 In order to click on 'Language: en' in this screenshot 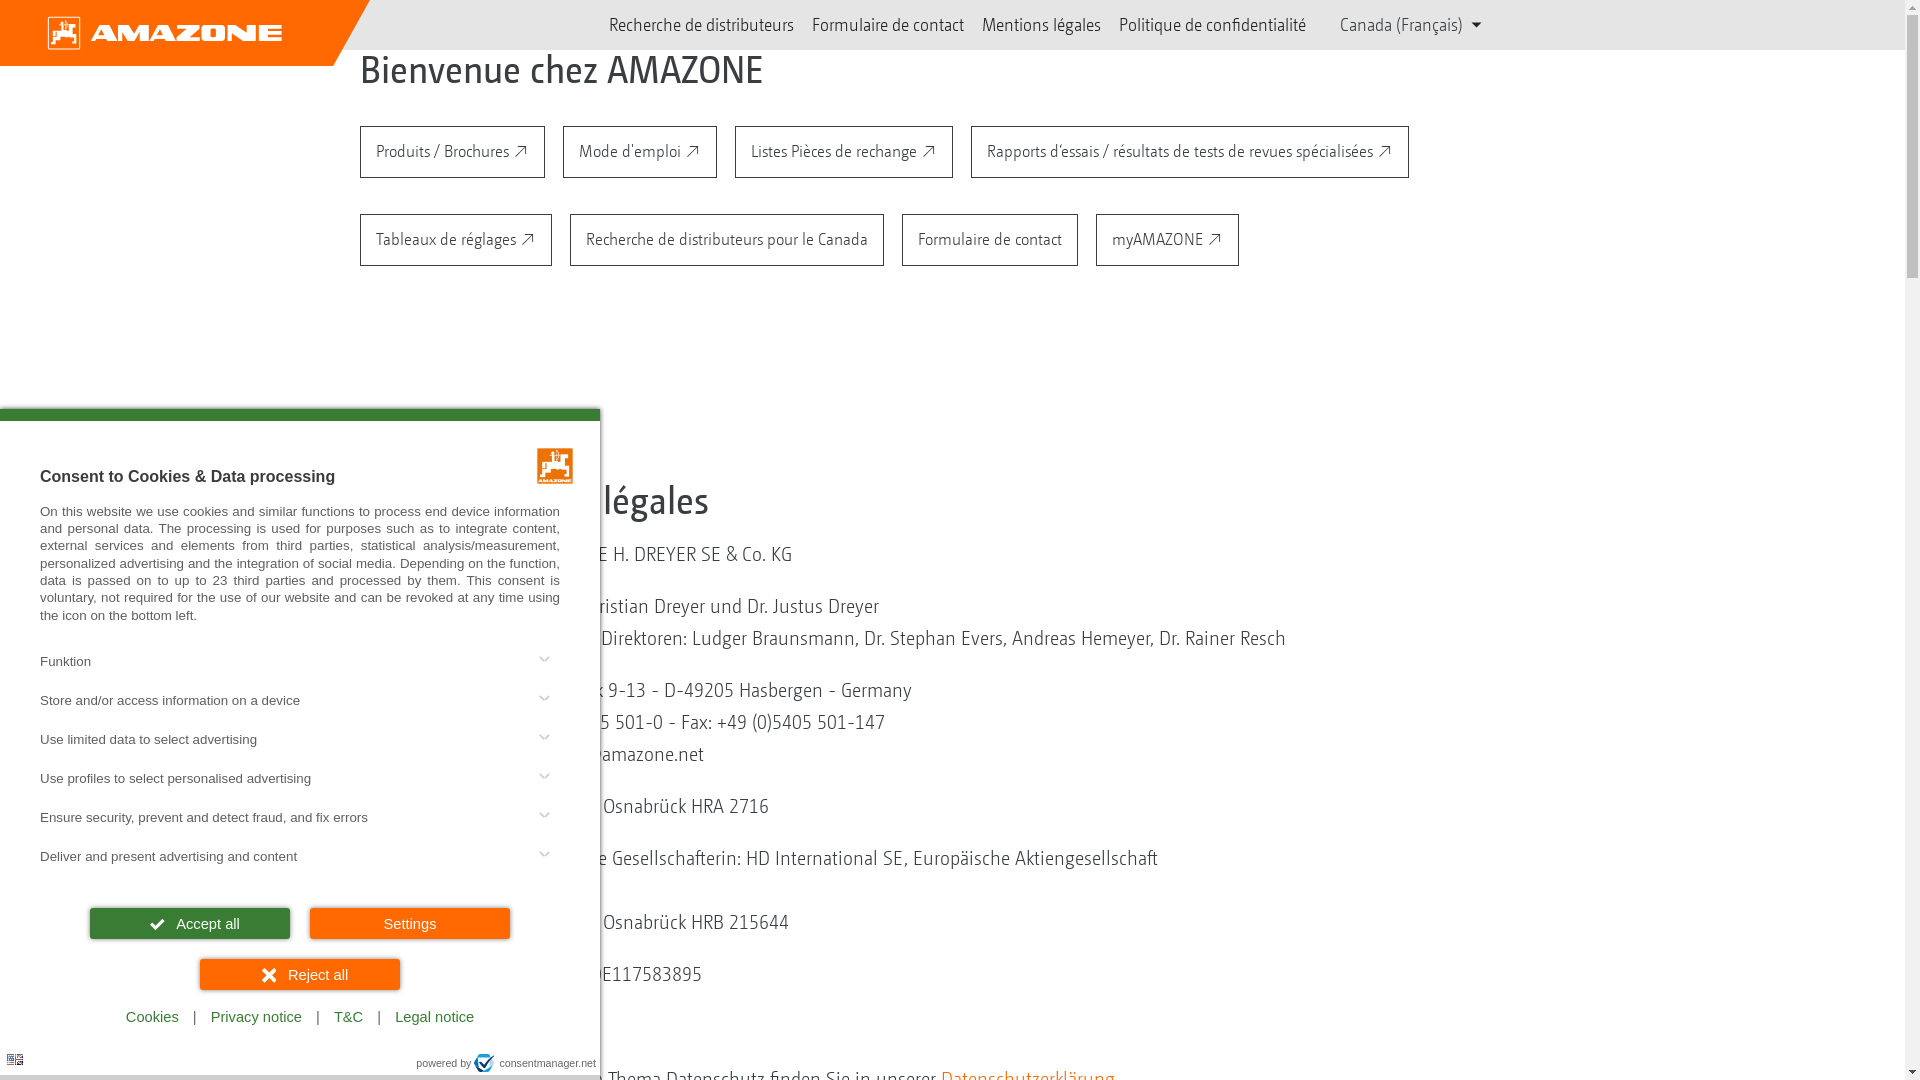, I will do `click(6, 1058)`.